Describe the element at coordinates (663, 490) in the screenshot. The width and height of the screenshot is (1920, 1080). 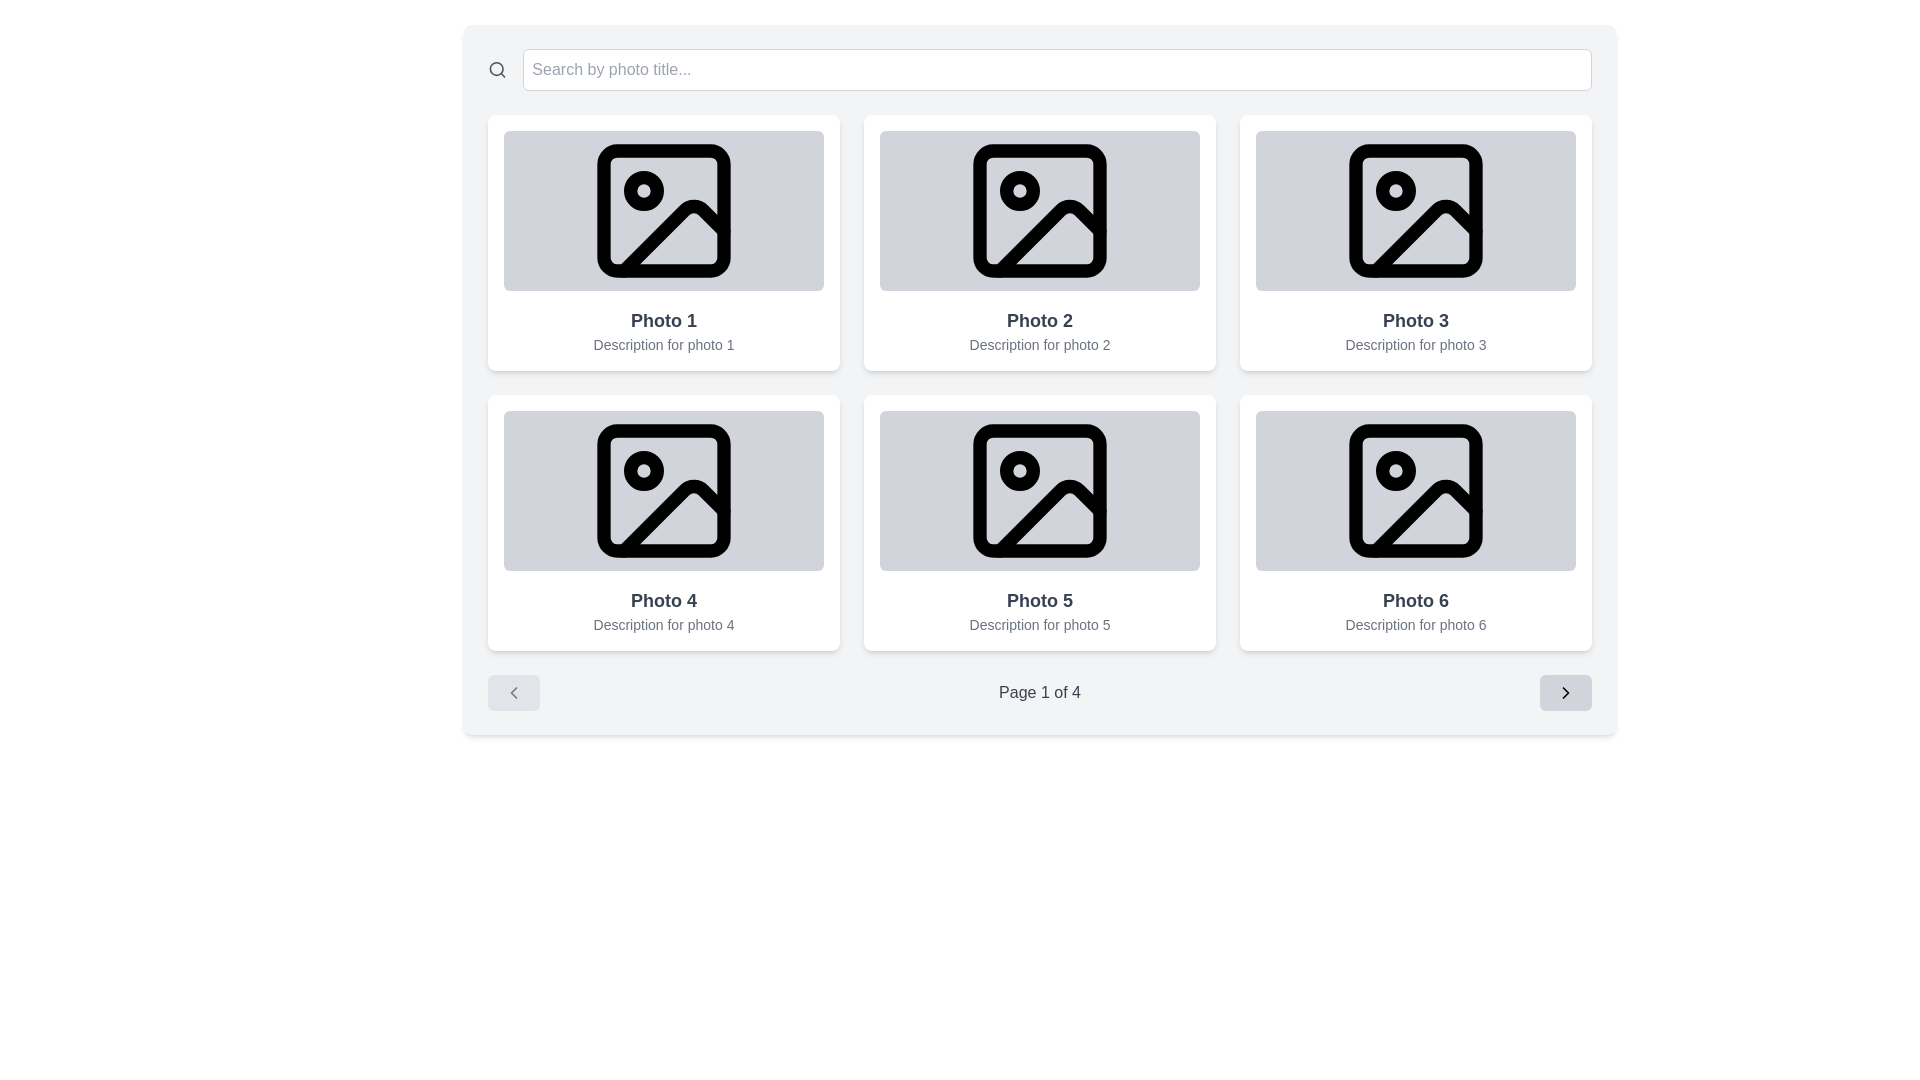
I see `the top-left graphical decorative rectangle inside the image placeholder icon` at that location.